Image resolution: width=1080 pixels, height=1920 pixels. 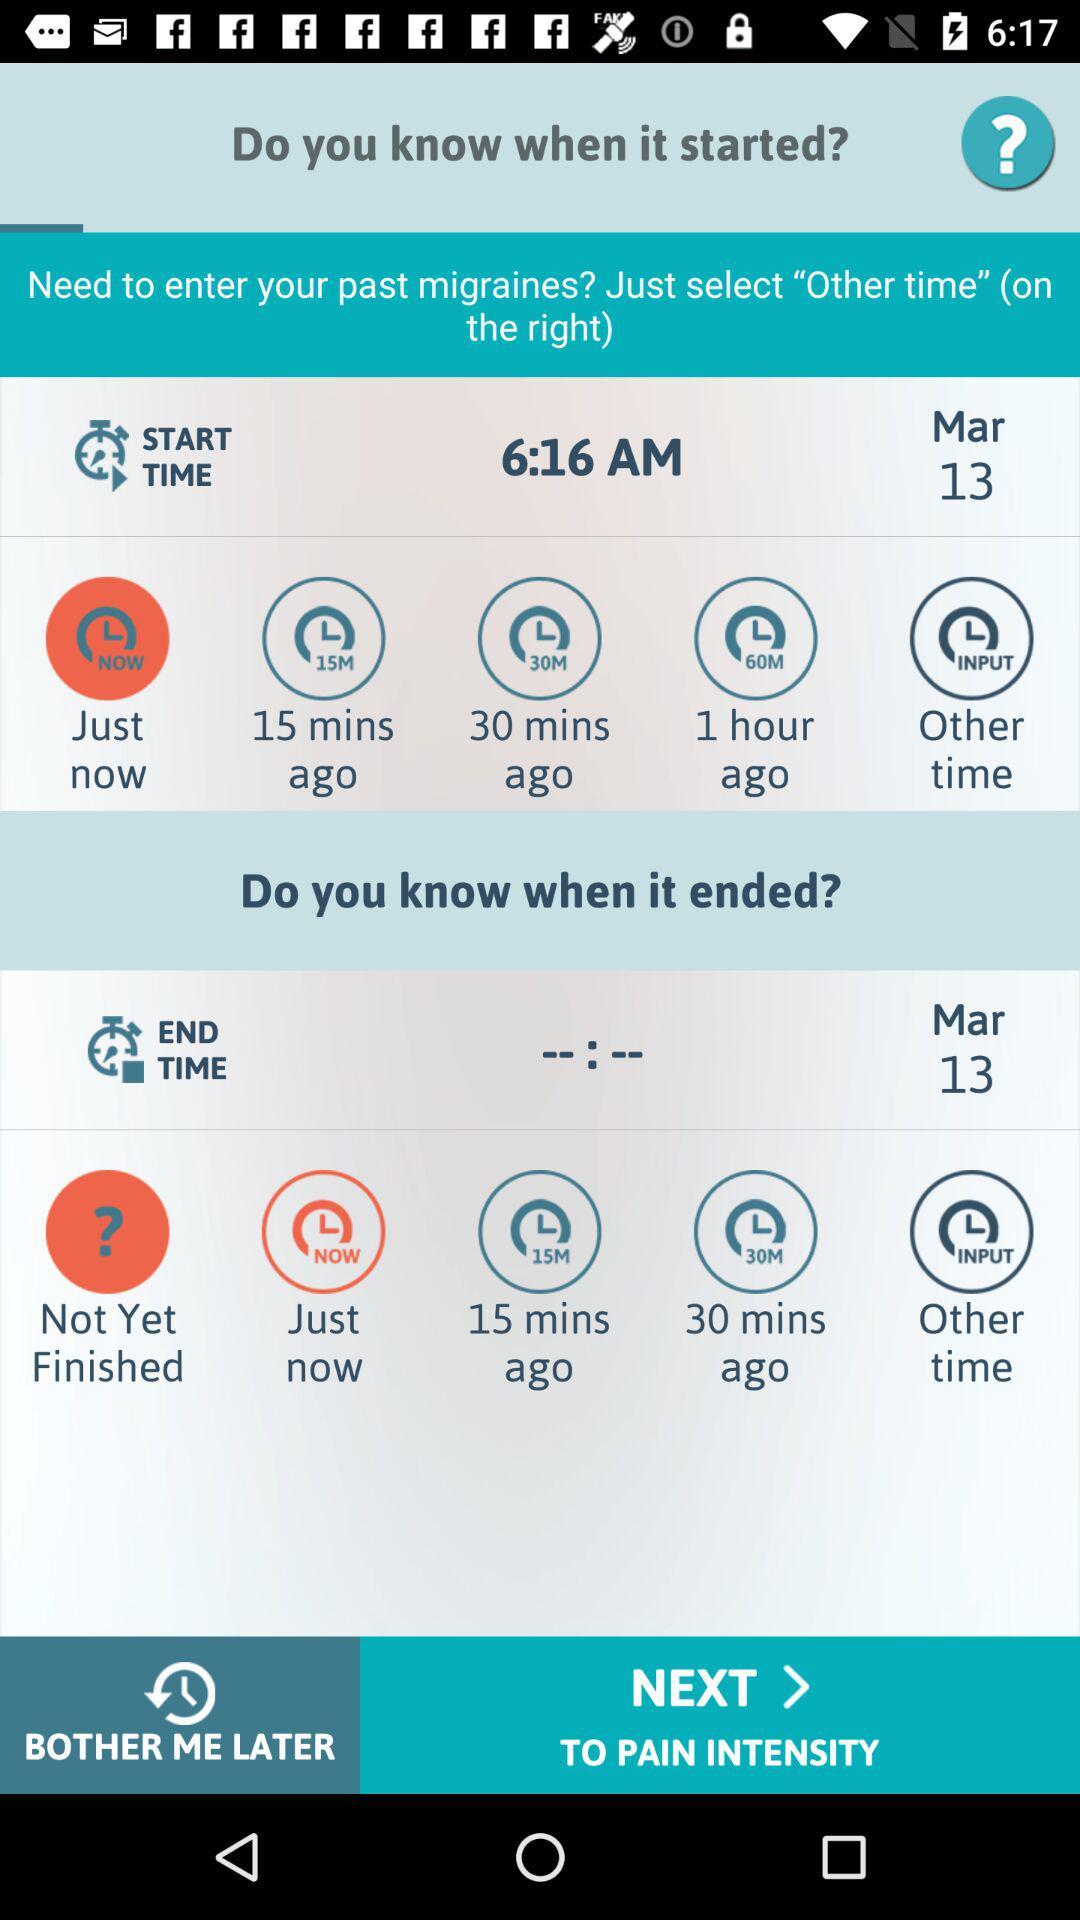 What do you see at coordinates (322, 1230) in the screenshot?
I see `the time icon` at bounding box center [322, 1230].